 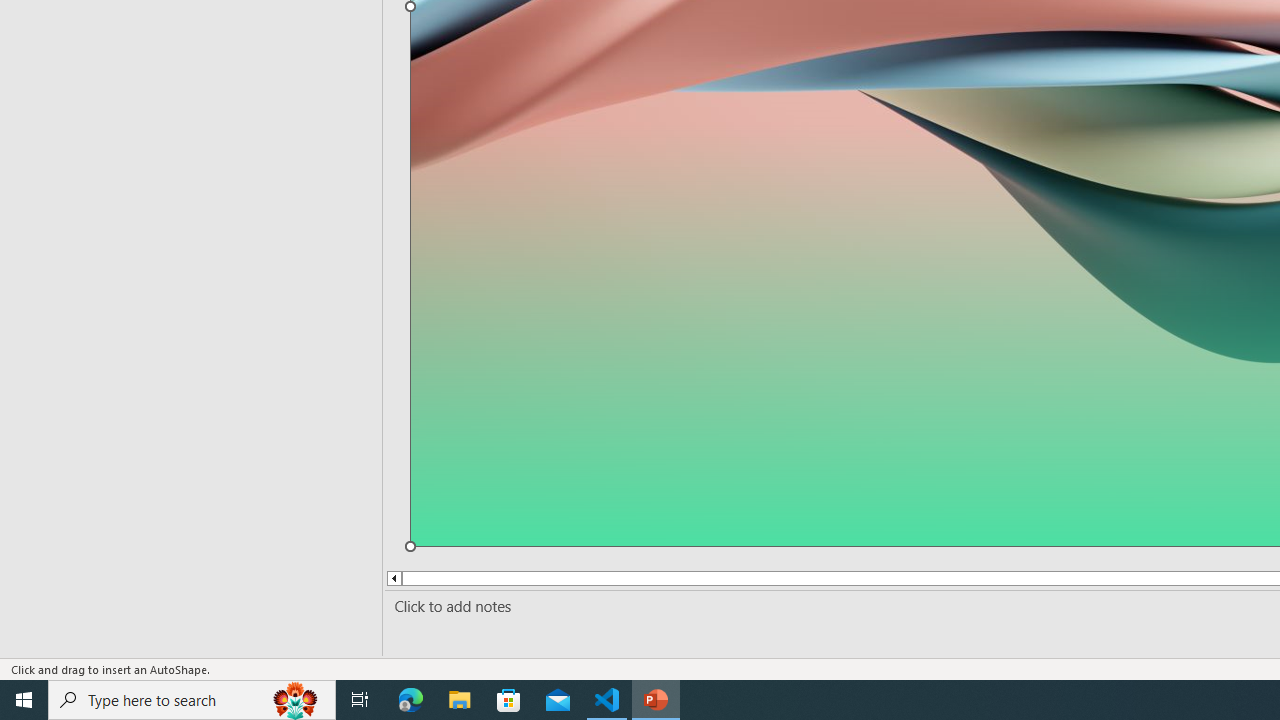 What do you see at coordinates (24, 698) in the screenshot?
I see `'Start'` at bounding box center [24, 698].